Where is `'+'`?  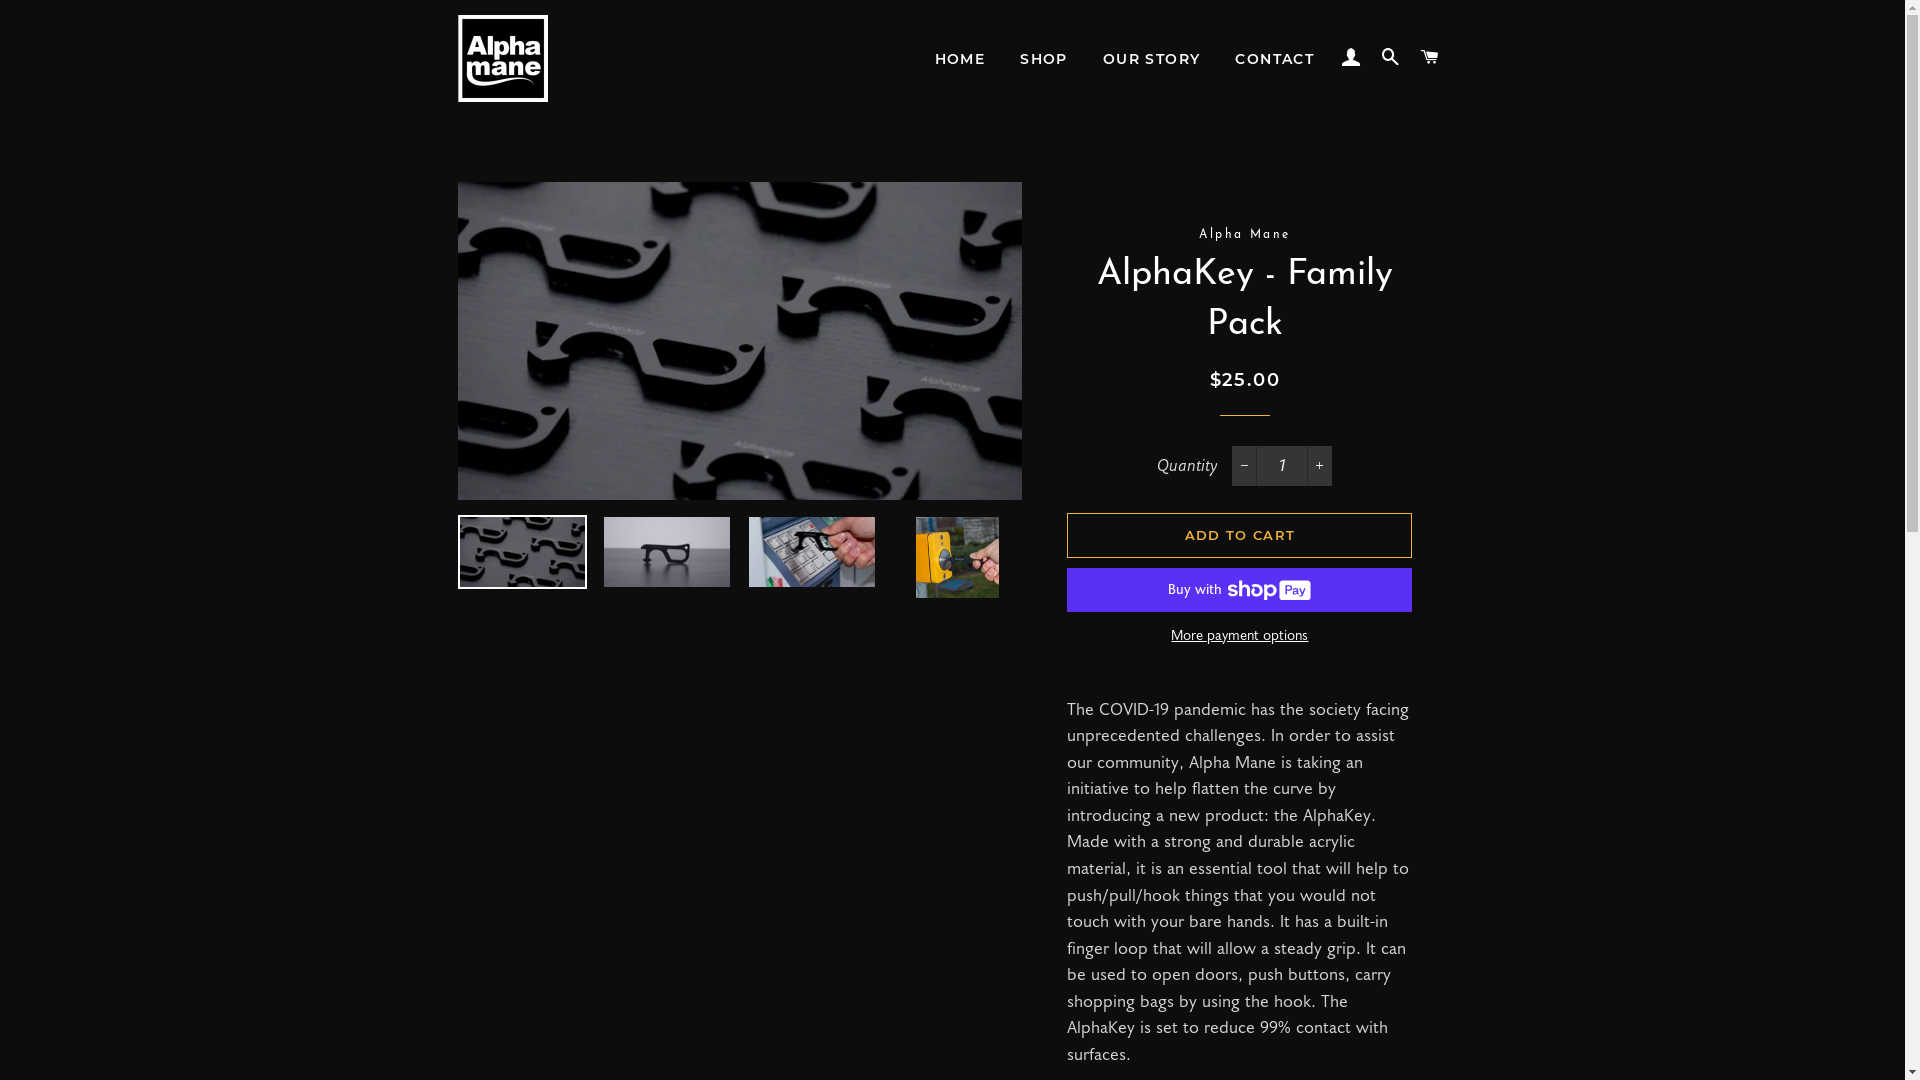 '+' is located at coordinates (1319, 466).